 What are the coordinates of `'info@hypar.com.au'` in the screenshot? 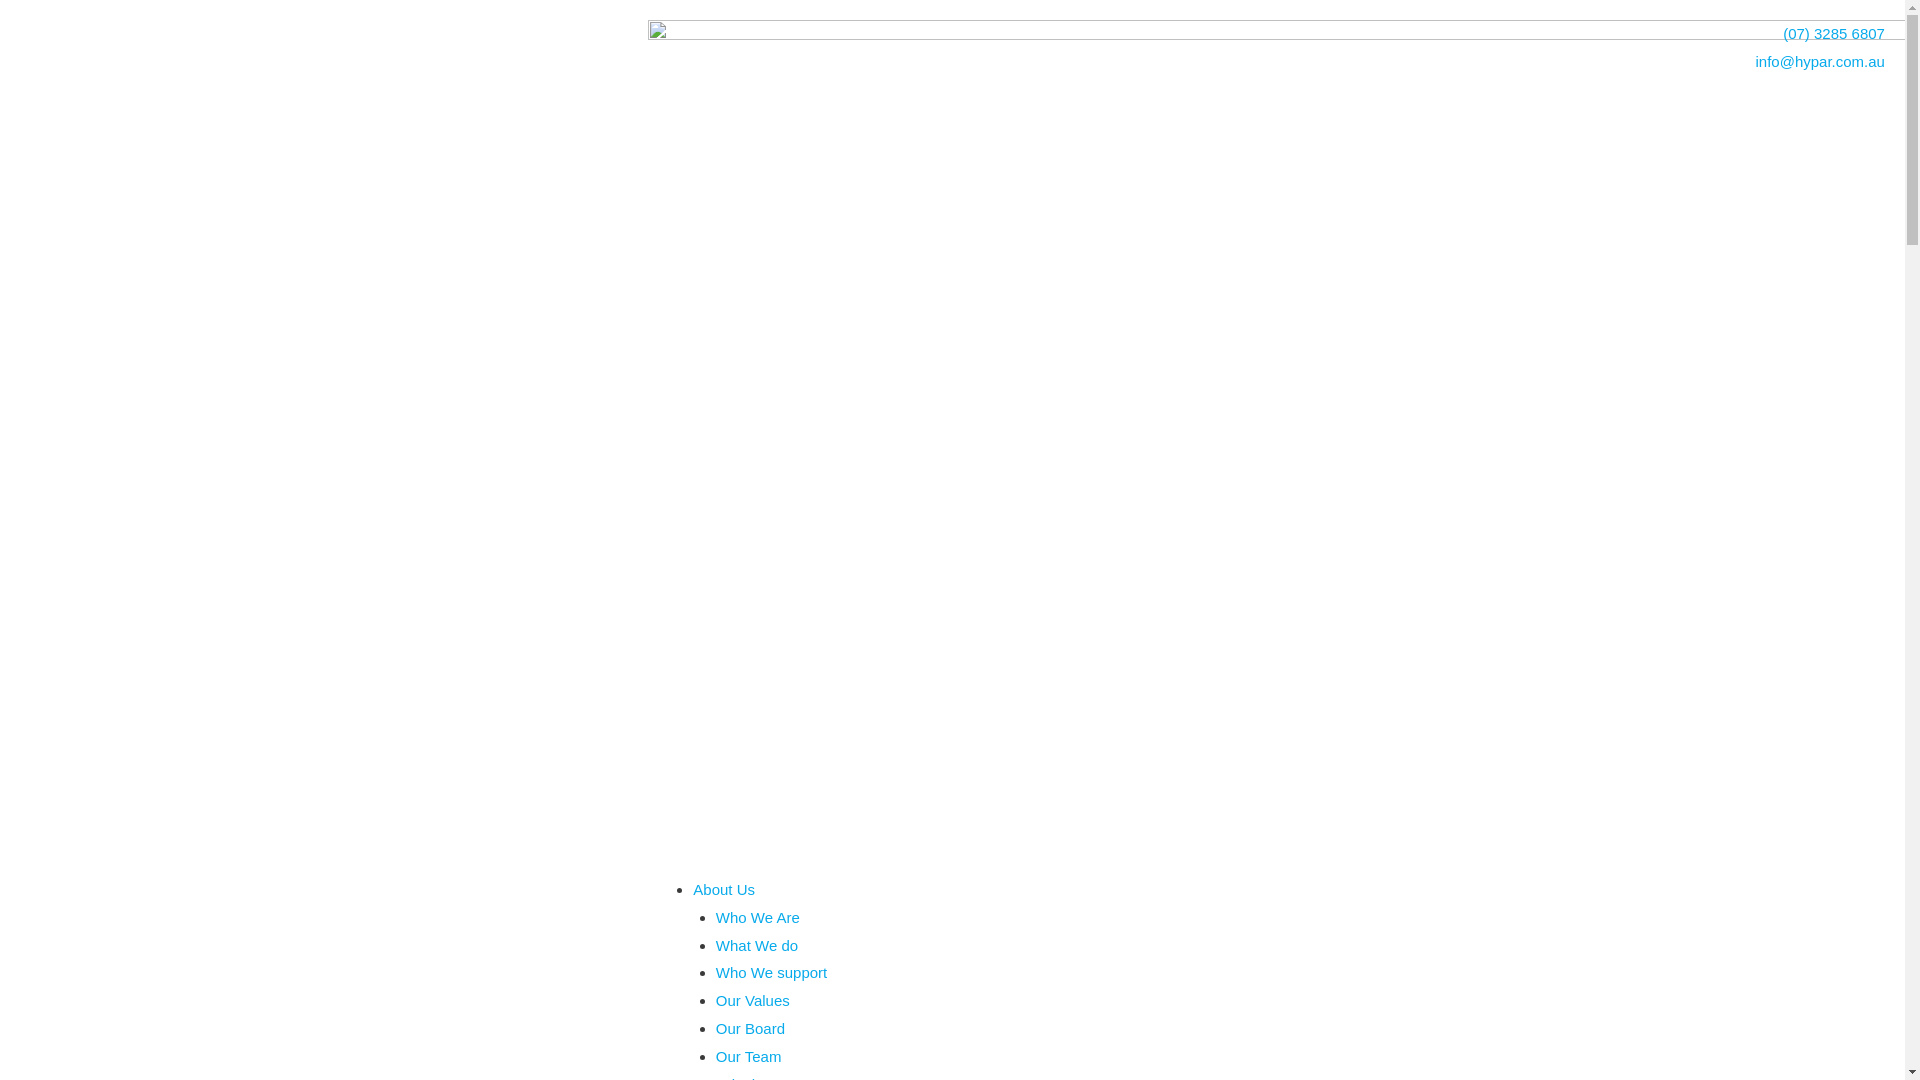 It's located at (1579, 60).